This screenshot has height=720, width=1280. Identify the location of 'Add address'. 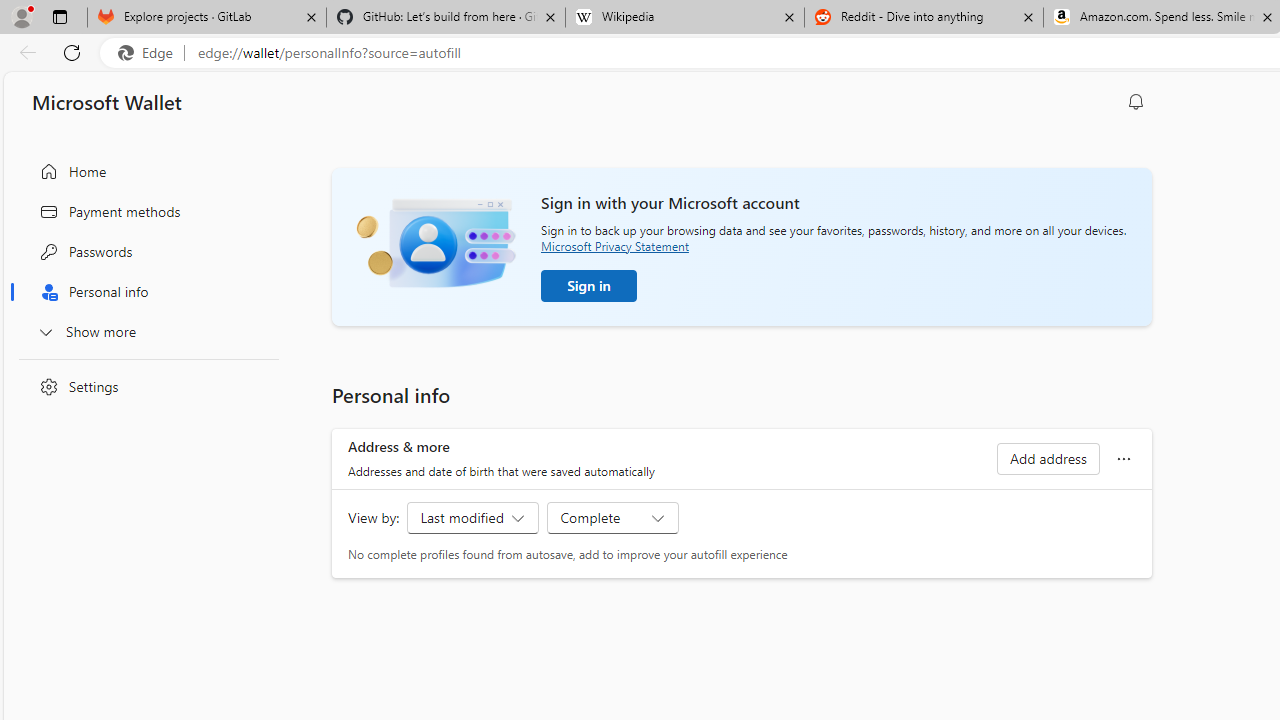
(1046, 458).